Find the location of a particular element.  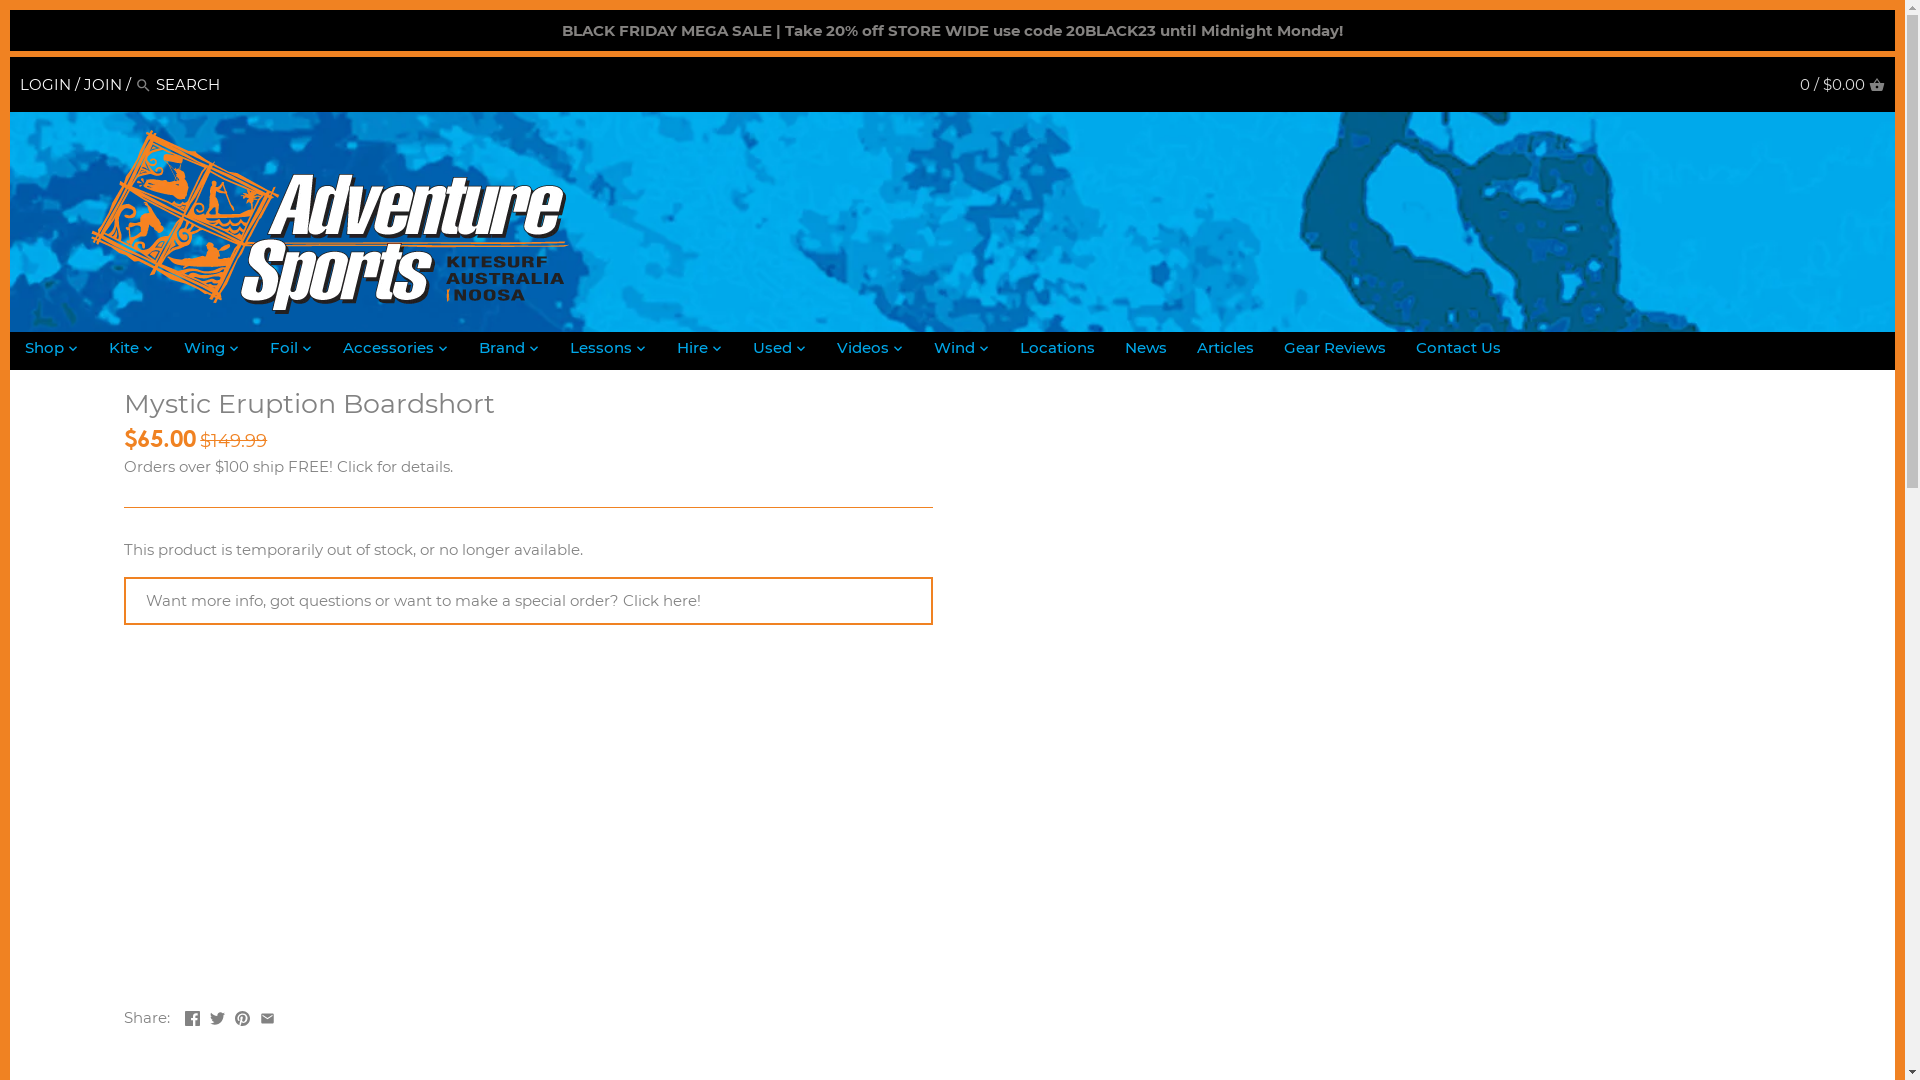

'Shop' is located at coordinates (9, 350).